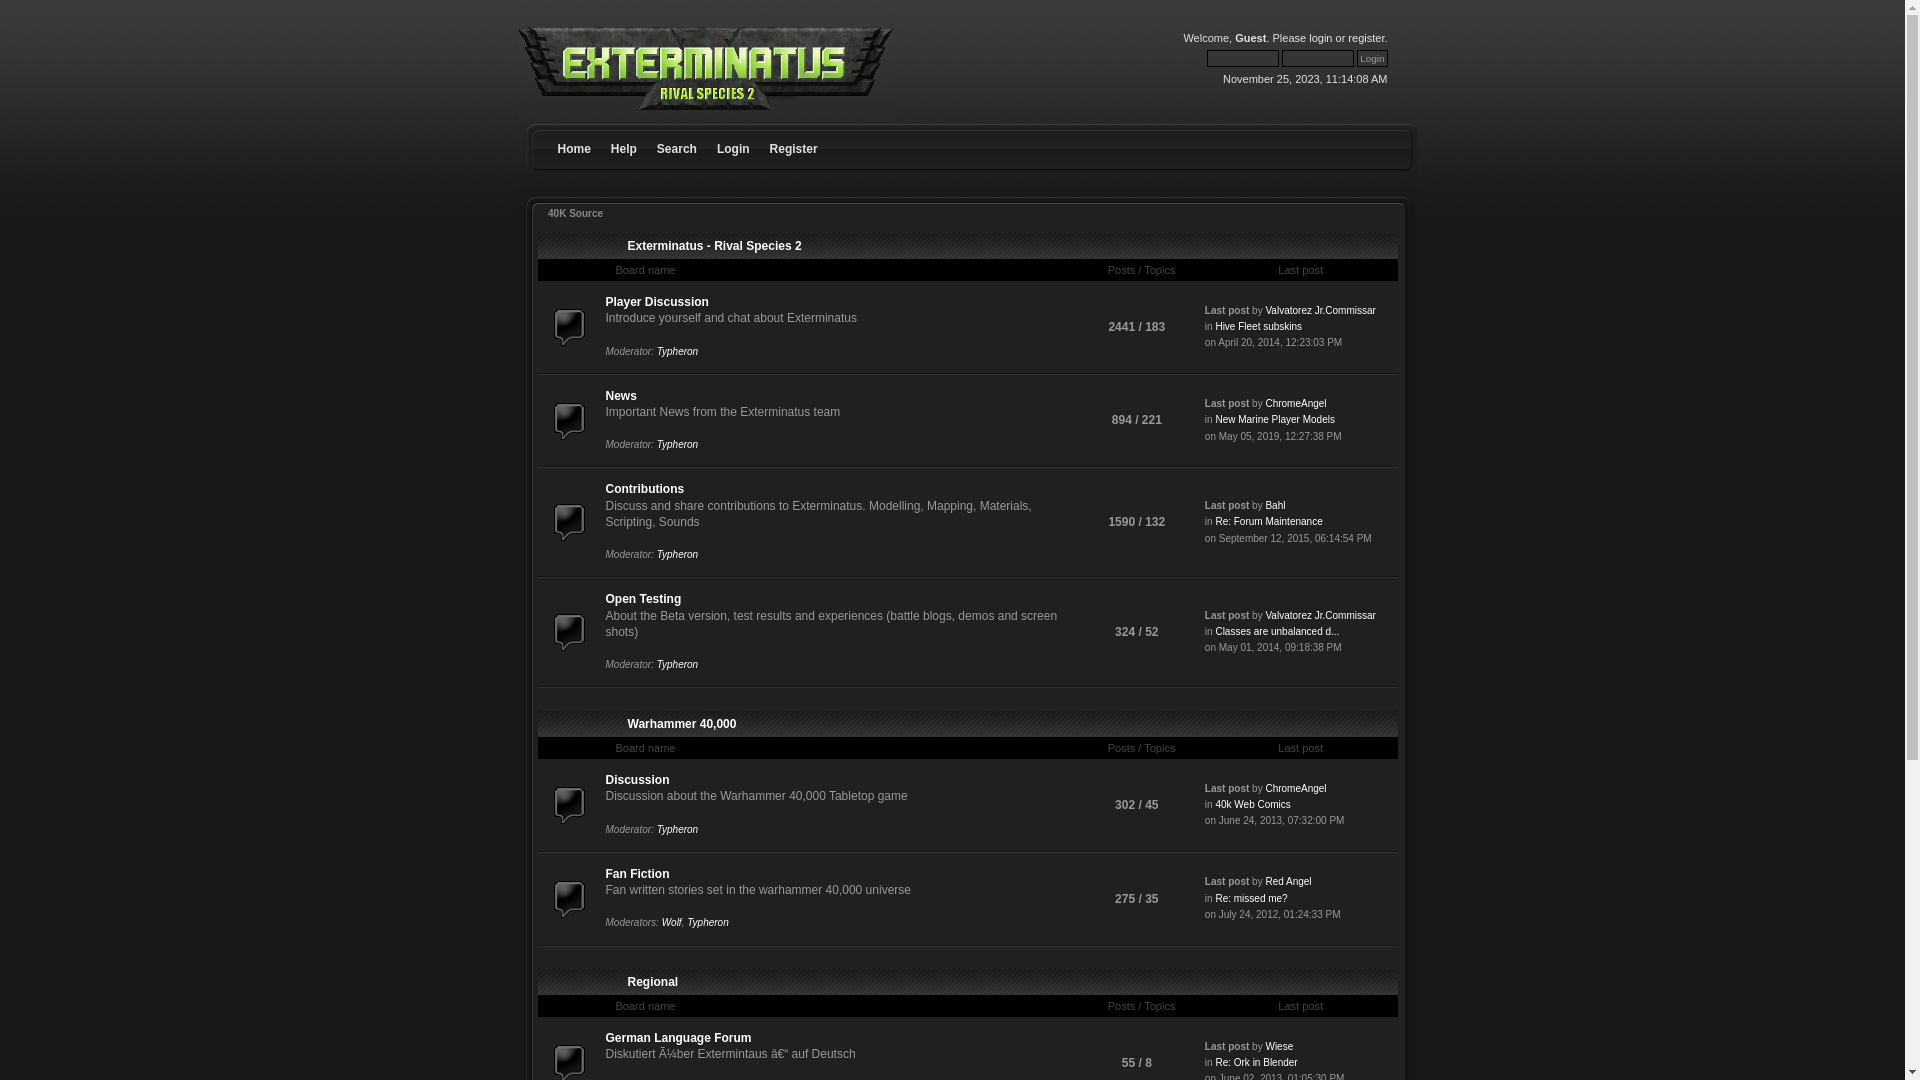  I want to click on 'Search', so click(676, 132).